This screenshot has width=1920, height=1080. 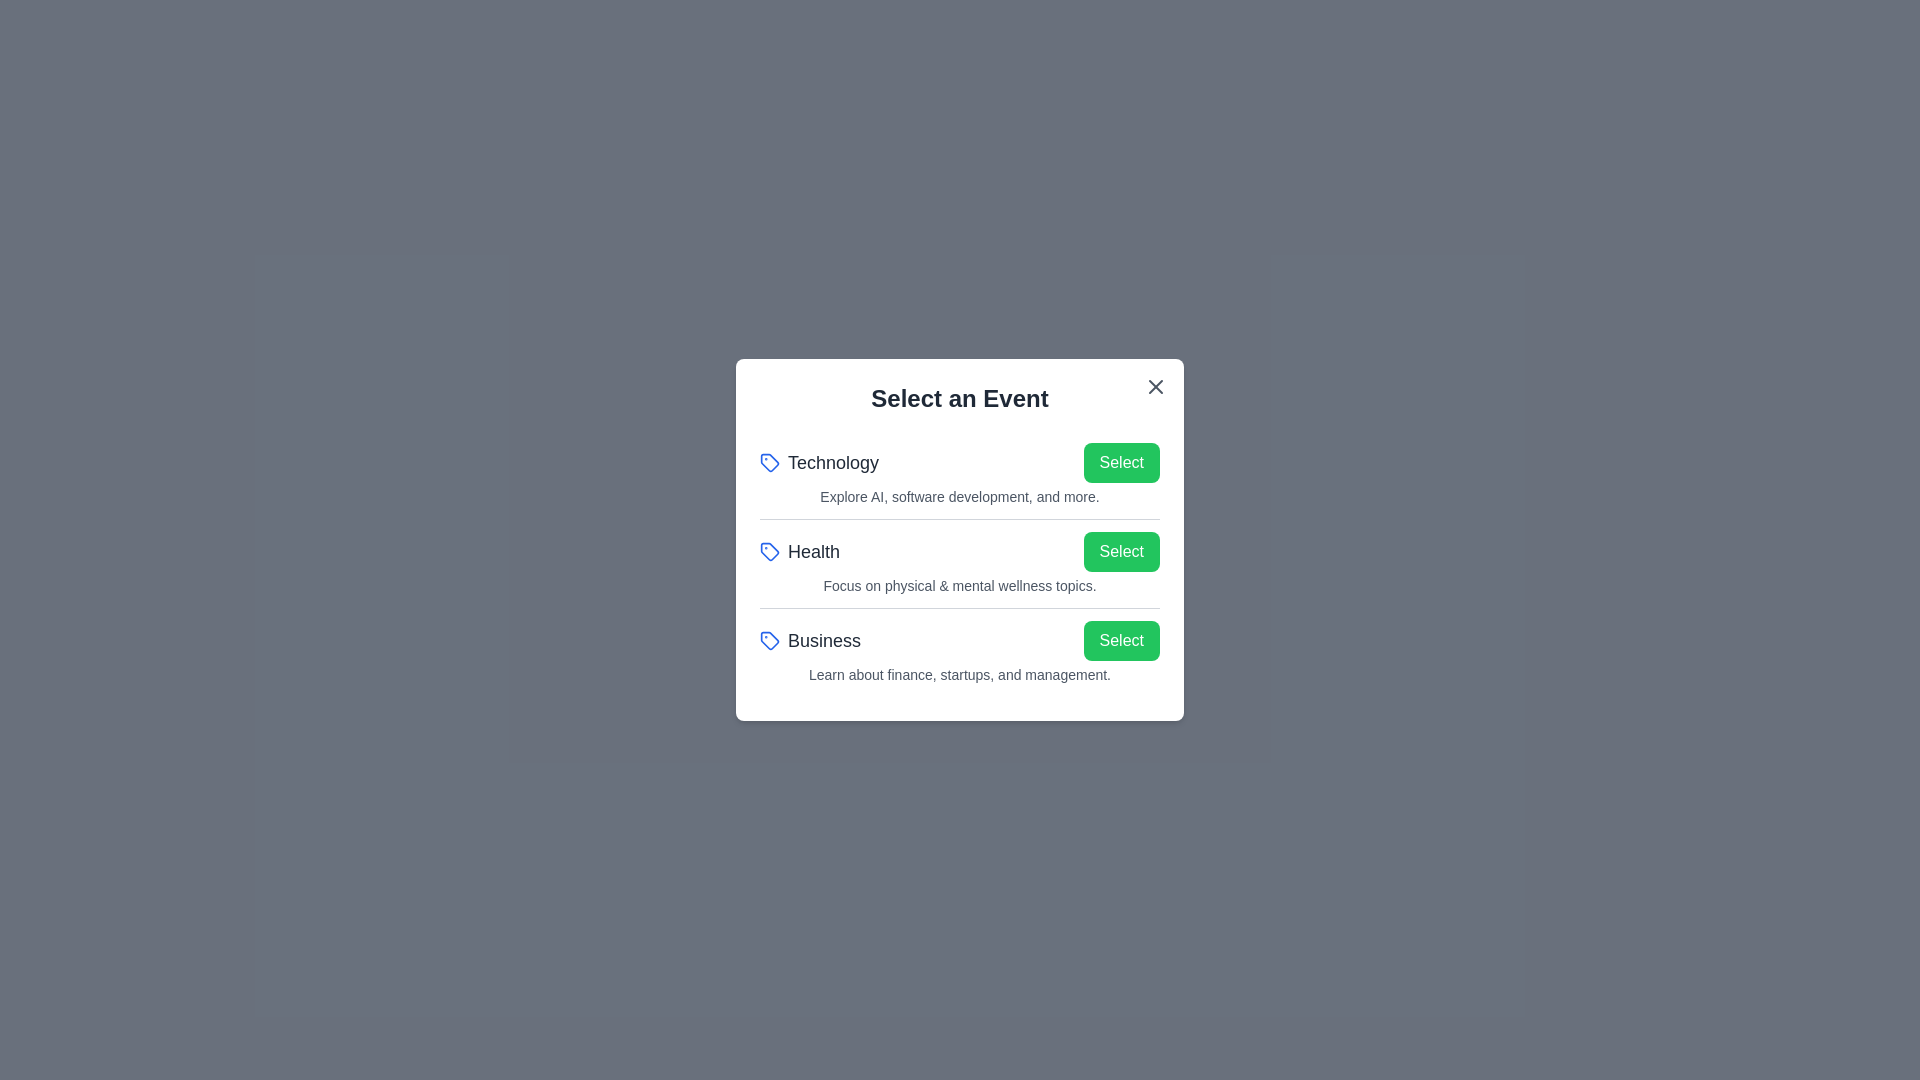 I want to click on the tag icon next to the category title Business, so click(x=768, y=640).